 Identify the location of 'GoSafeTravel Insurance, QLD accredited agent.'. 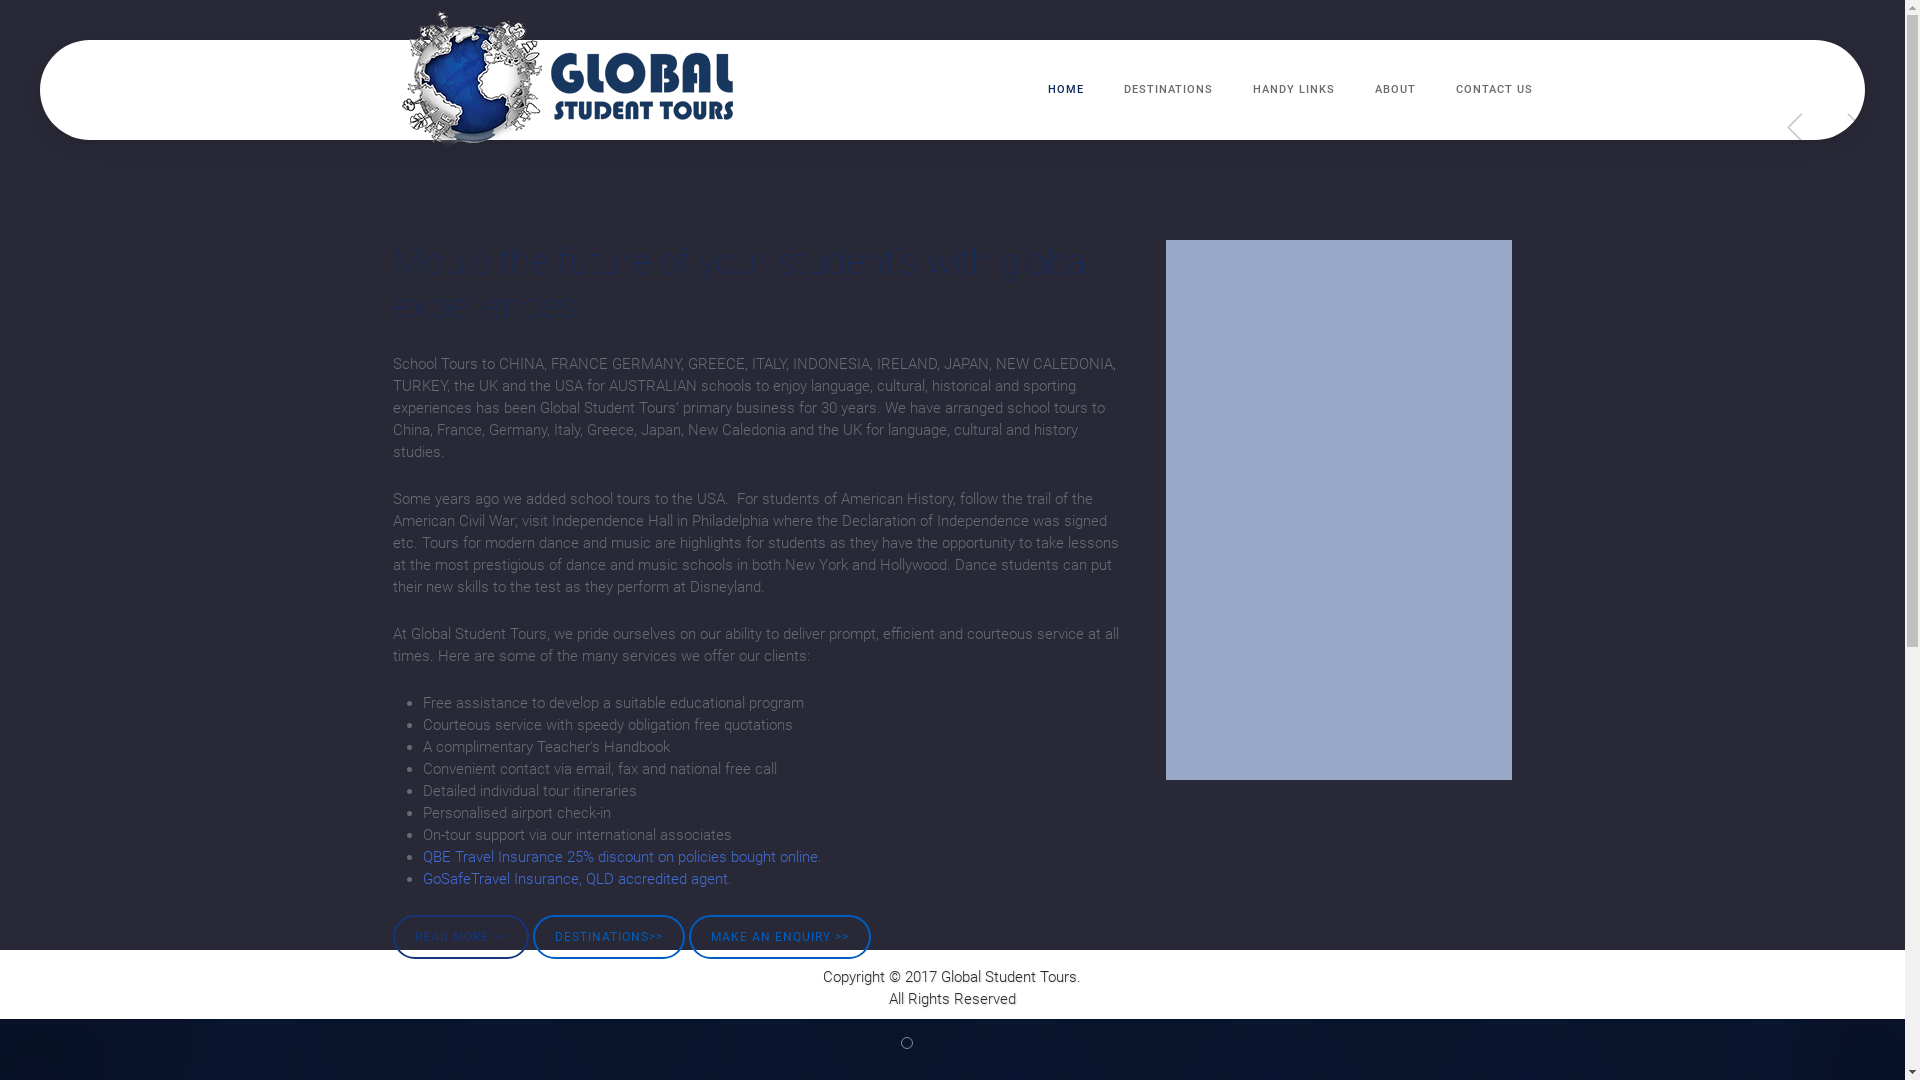
(575, 878).